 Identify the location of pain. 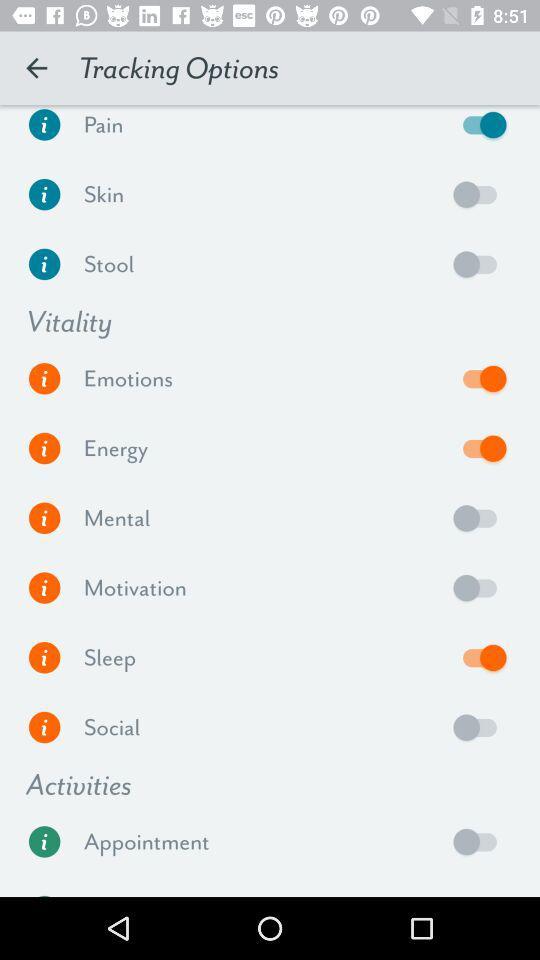
(479, 128).